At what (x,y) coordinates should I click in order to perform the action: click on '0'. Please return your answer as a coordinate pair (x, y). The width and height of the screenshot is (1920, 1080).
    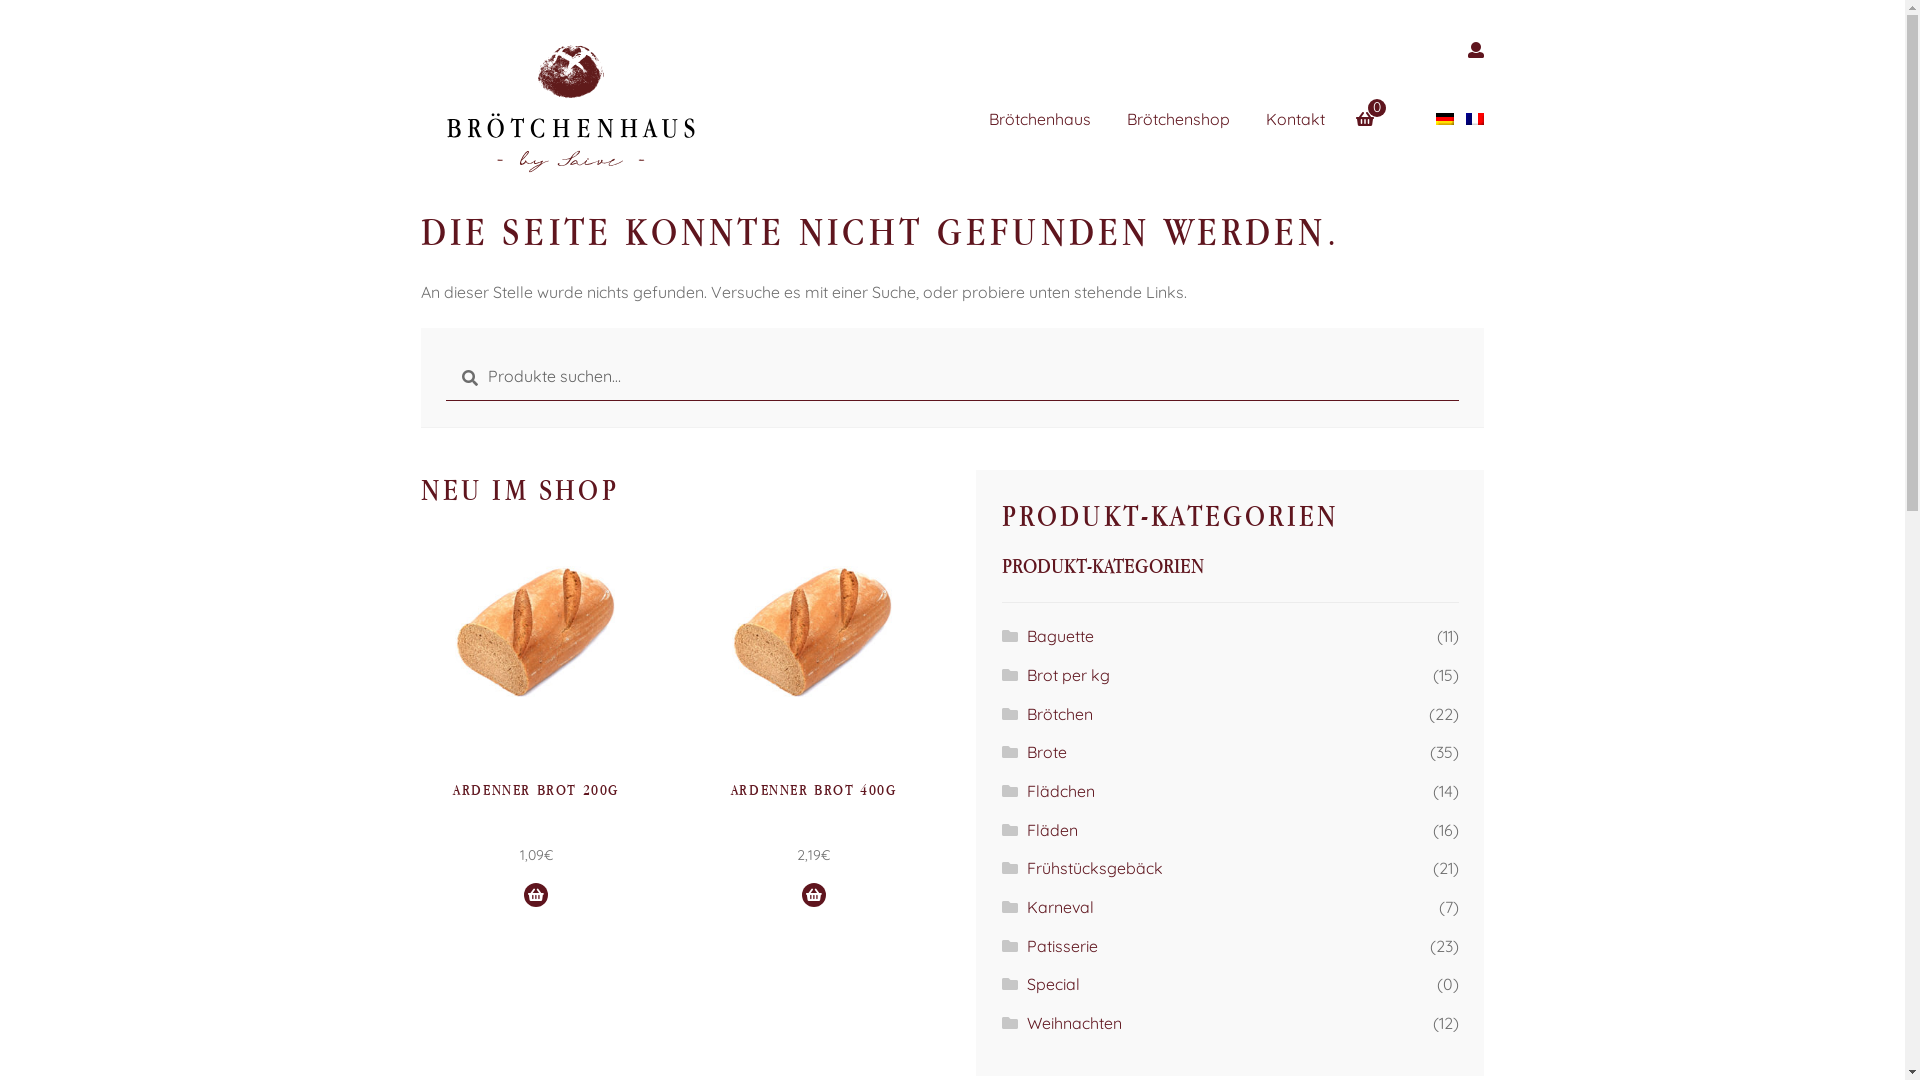
    Looking at the image, I should click on (1357, 107).